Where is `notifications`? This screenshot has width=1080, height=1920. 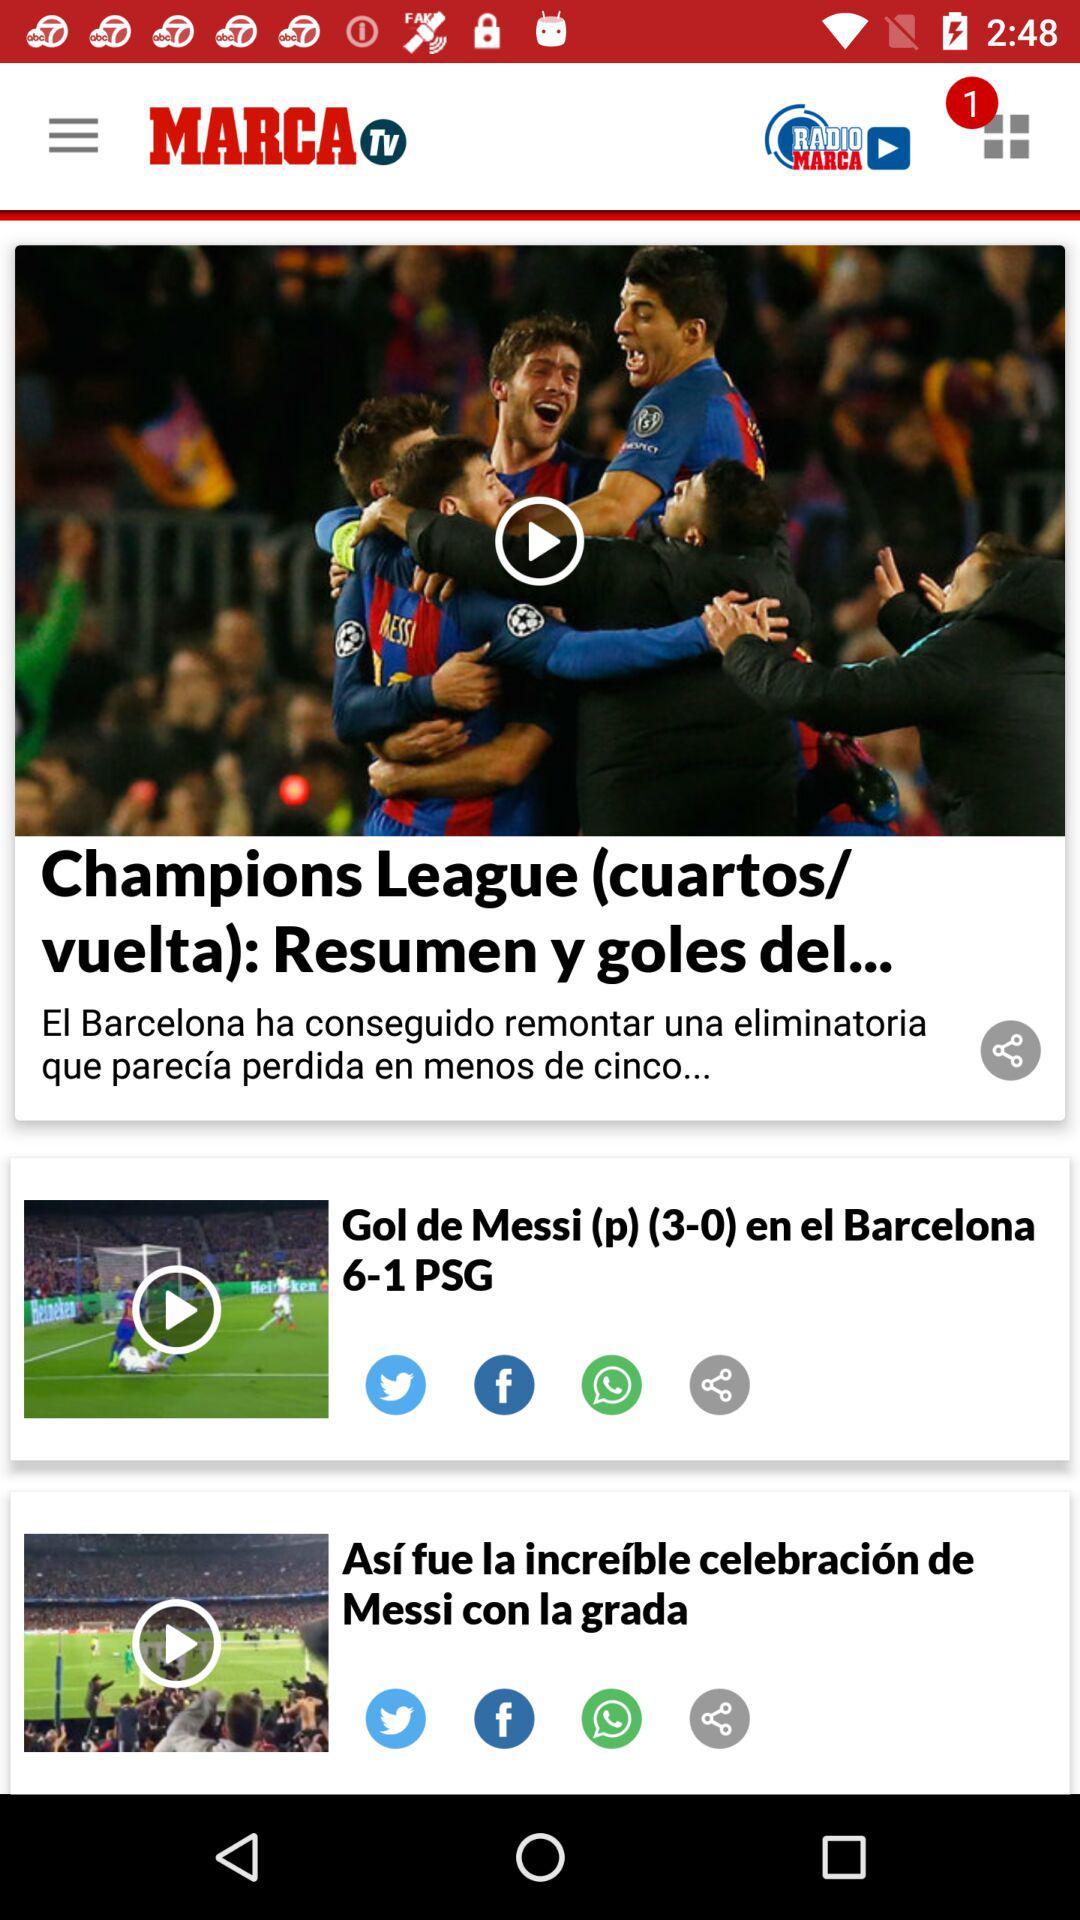 notifications is located at coordinates (1006, 135).